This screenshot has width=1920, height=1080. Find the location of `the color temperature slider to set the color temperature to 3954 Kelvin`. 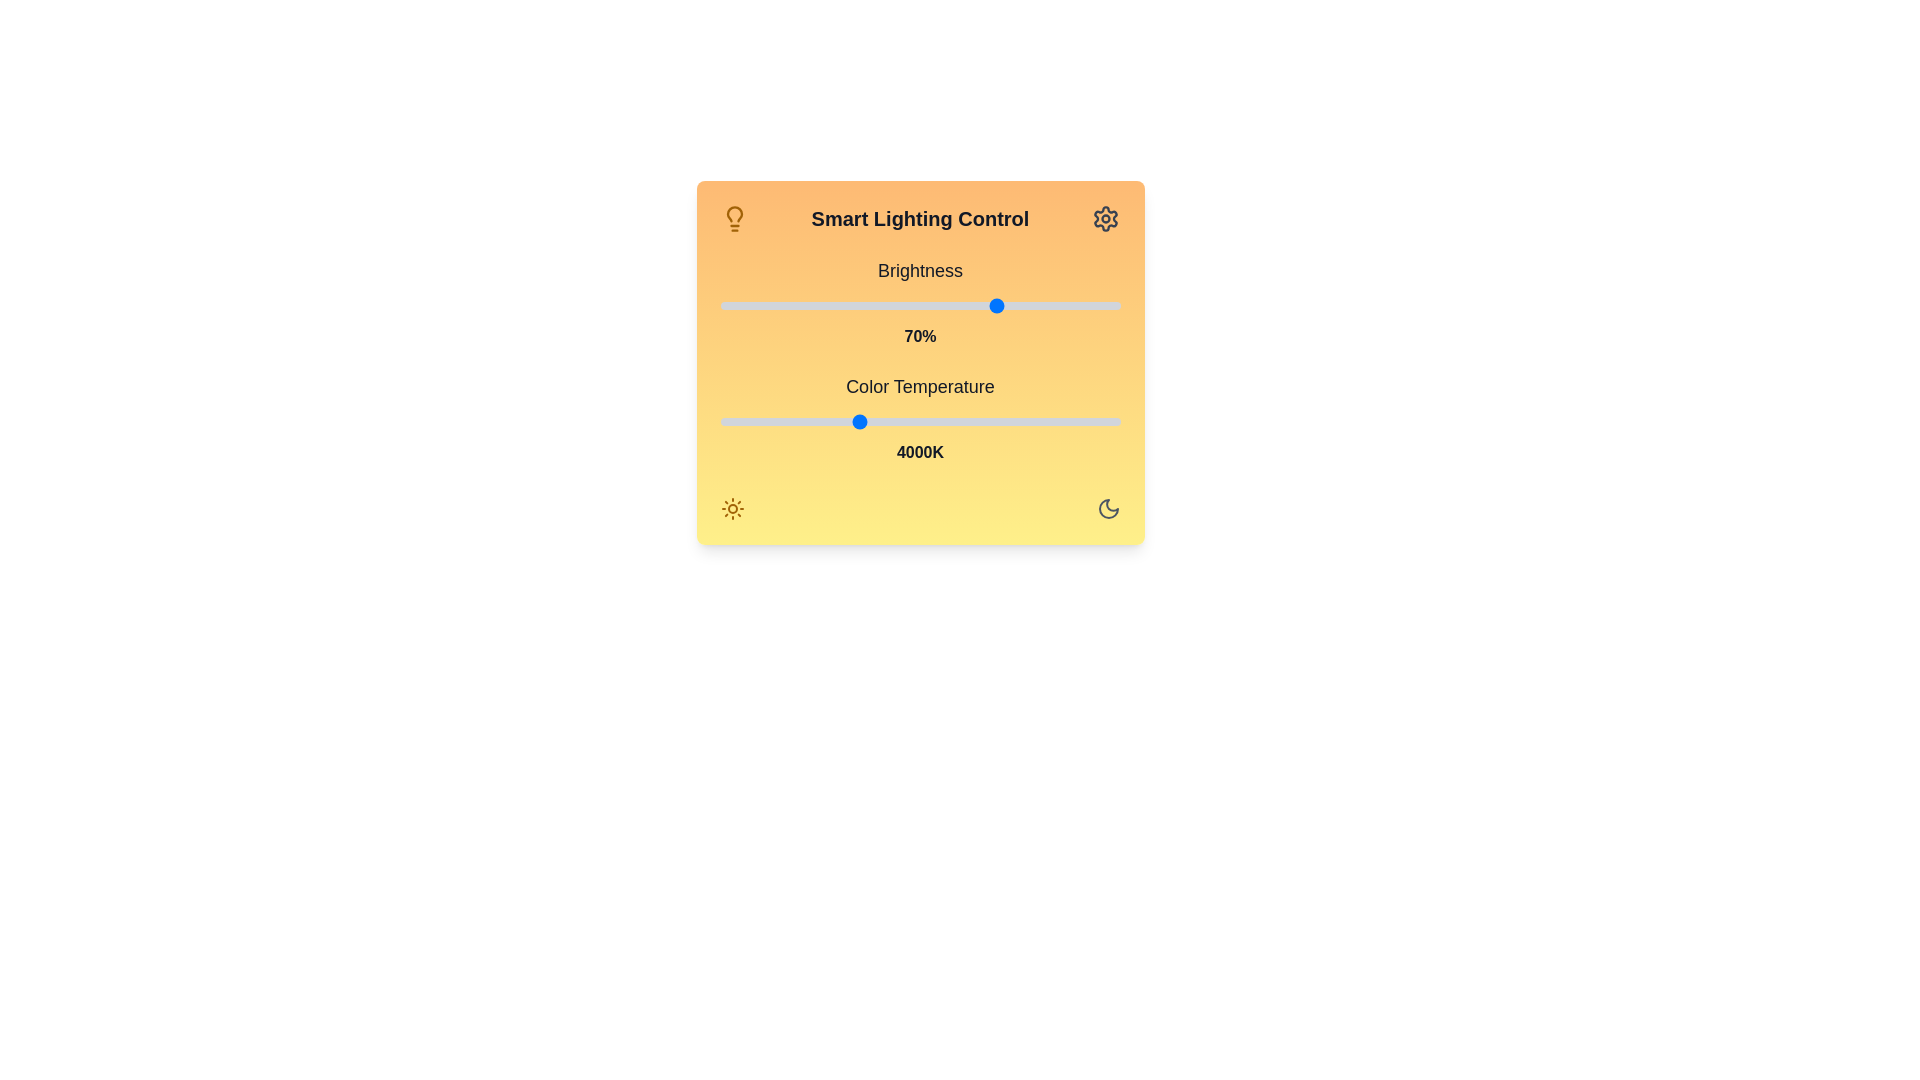

the color temperature slider to set the color temperature to 3954 Kelvin is located at coordinates (852, 420).